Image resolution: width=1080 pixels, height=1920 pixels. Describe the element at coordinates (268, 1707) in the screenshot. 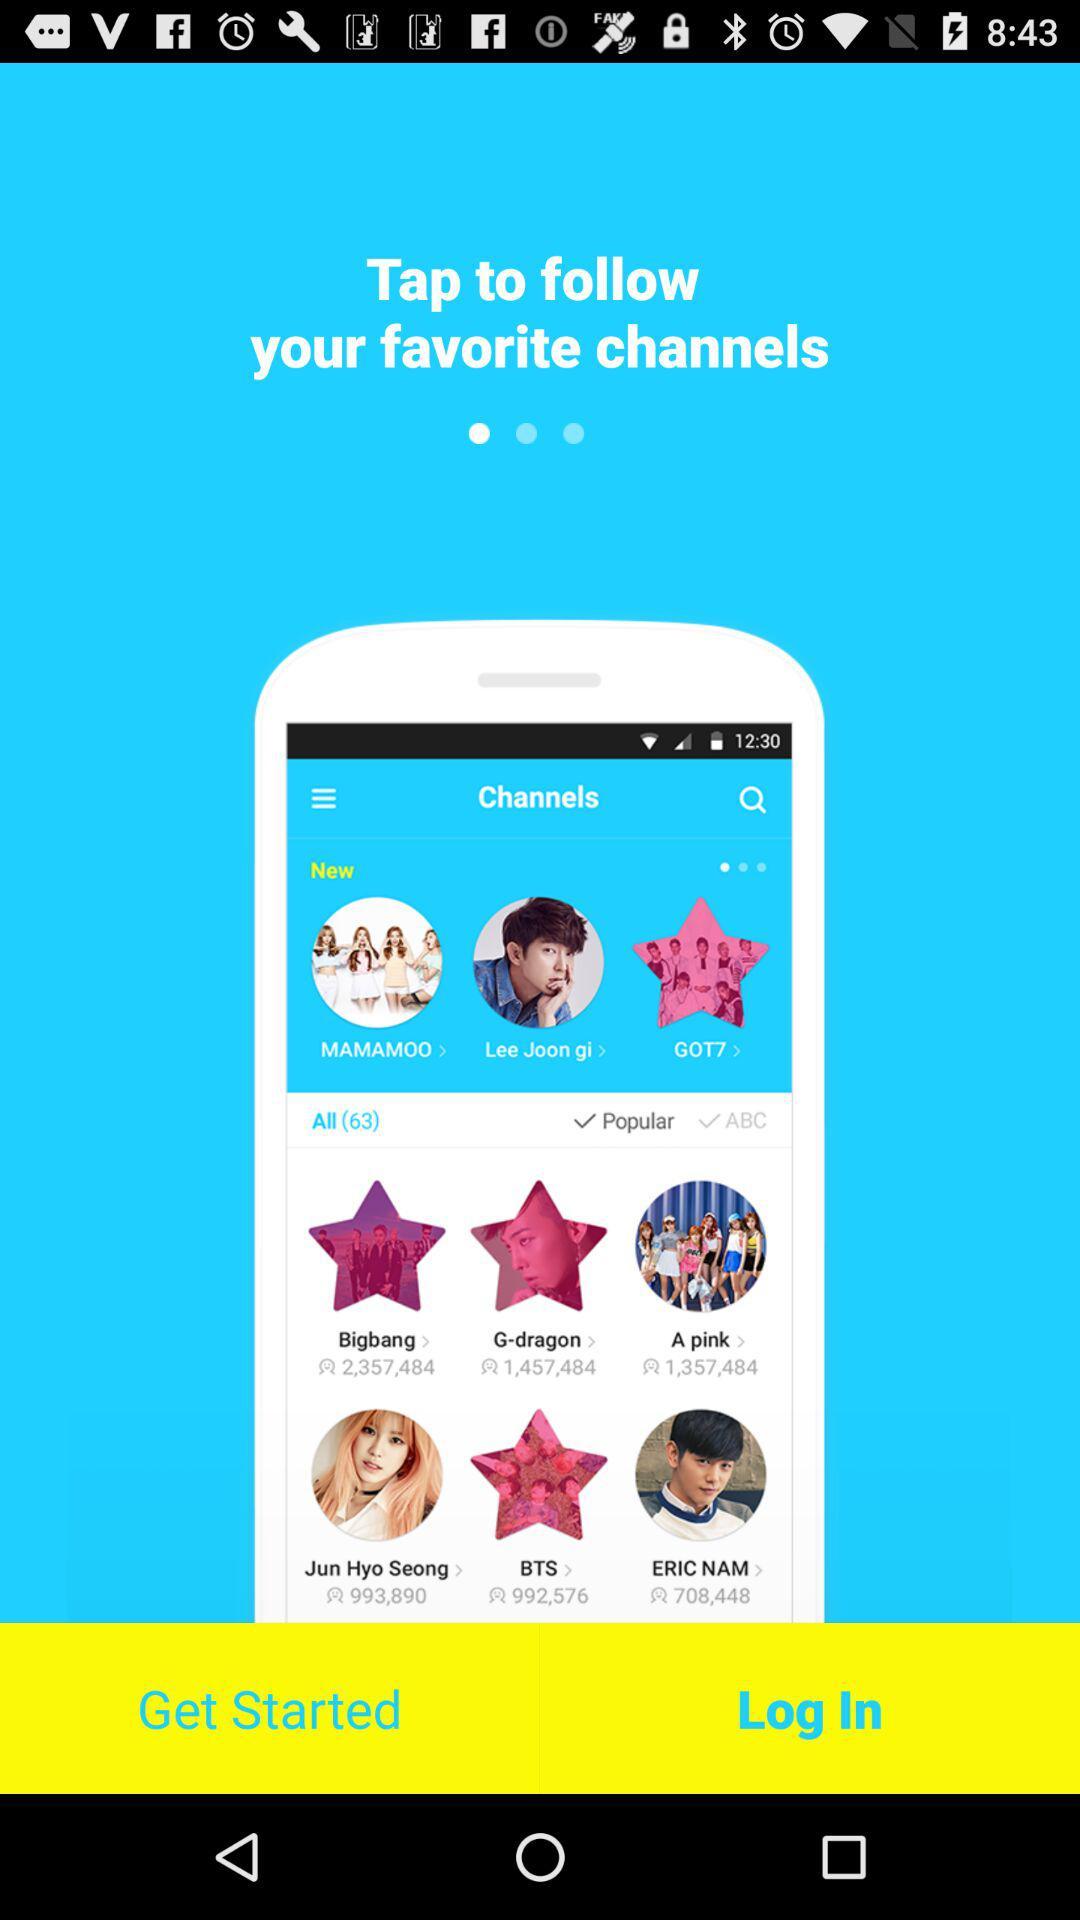

I see `item at the bottom left corner` at that location.